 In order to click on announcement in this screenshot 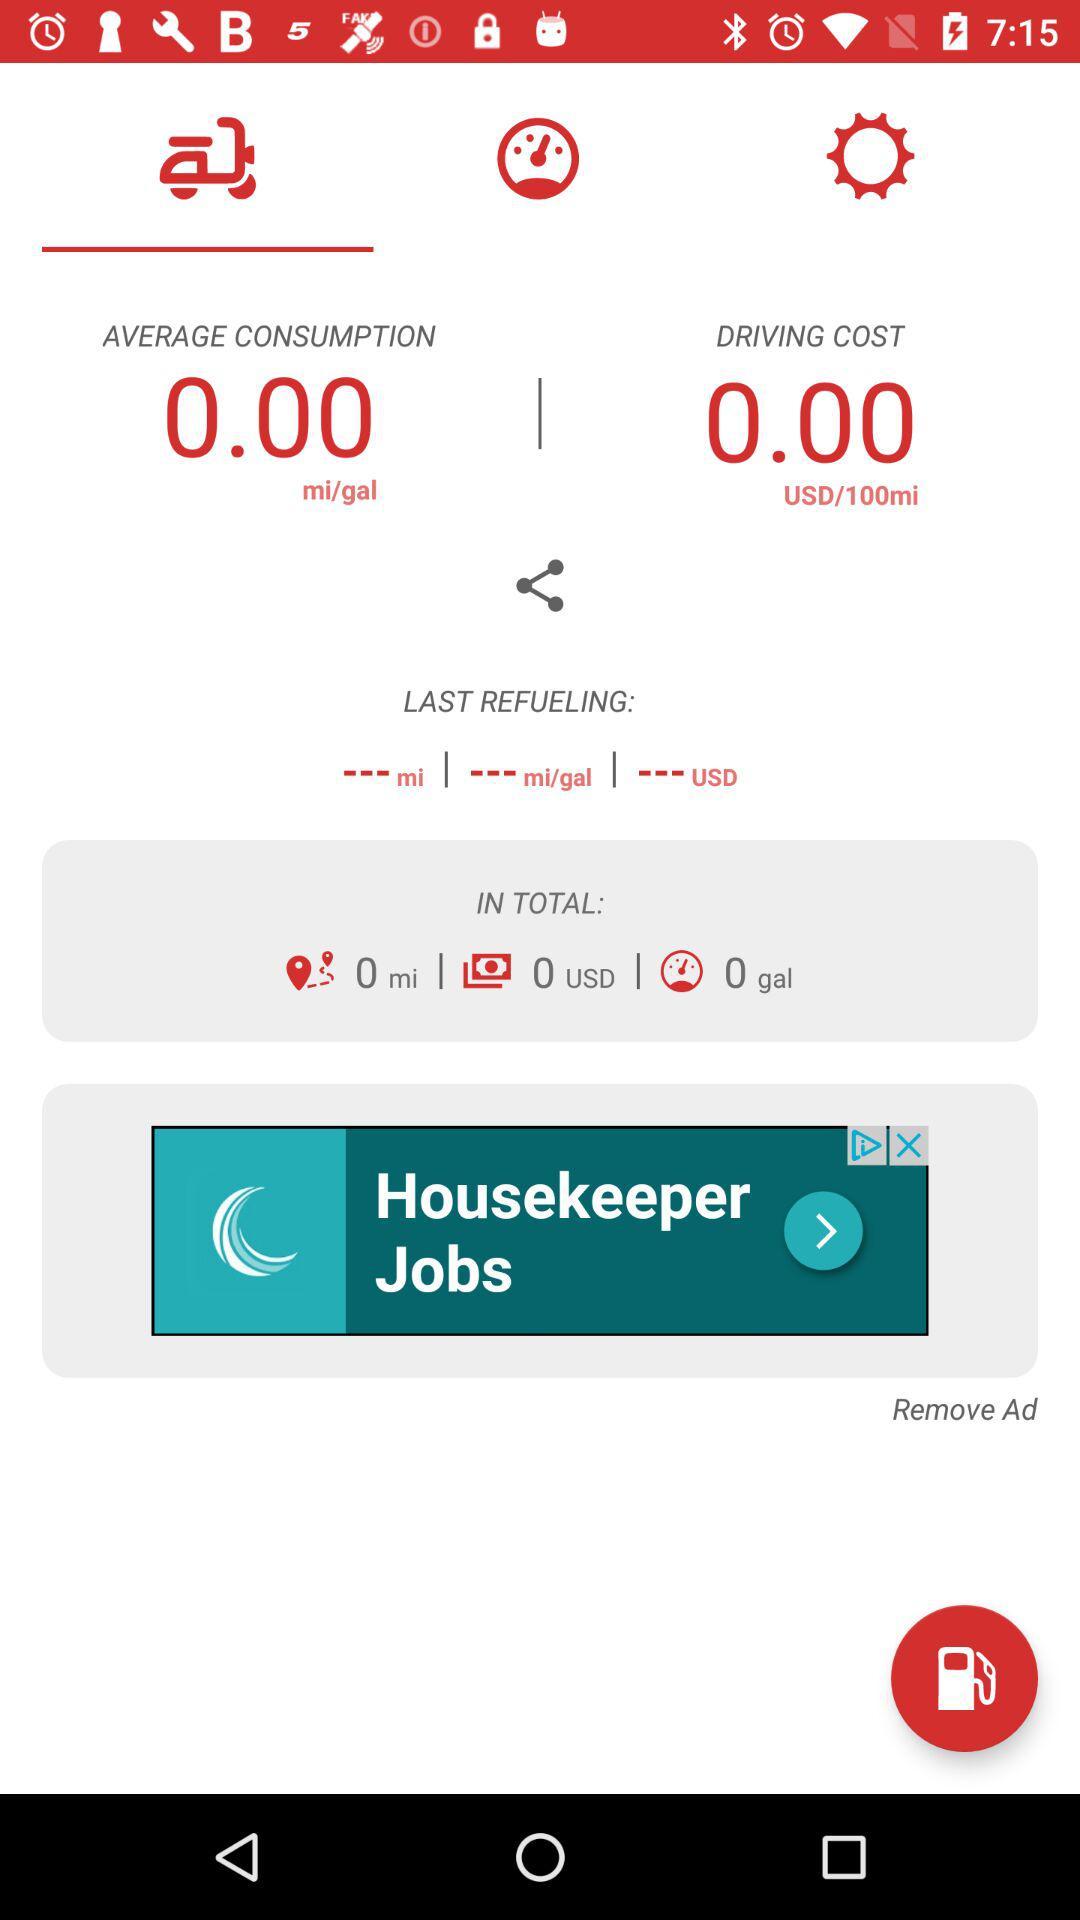, I will do `click(540, 1229)`.